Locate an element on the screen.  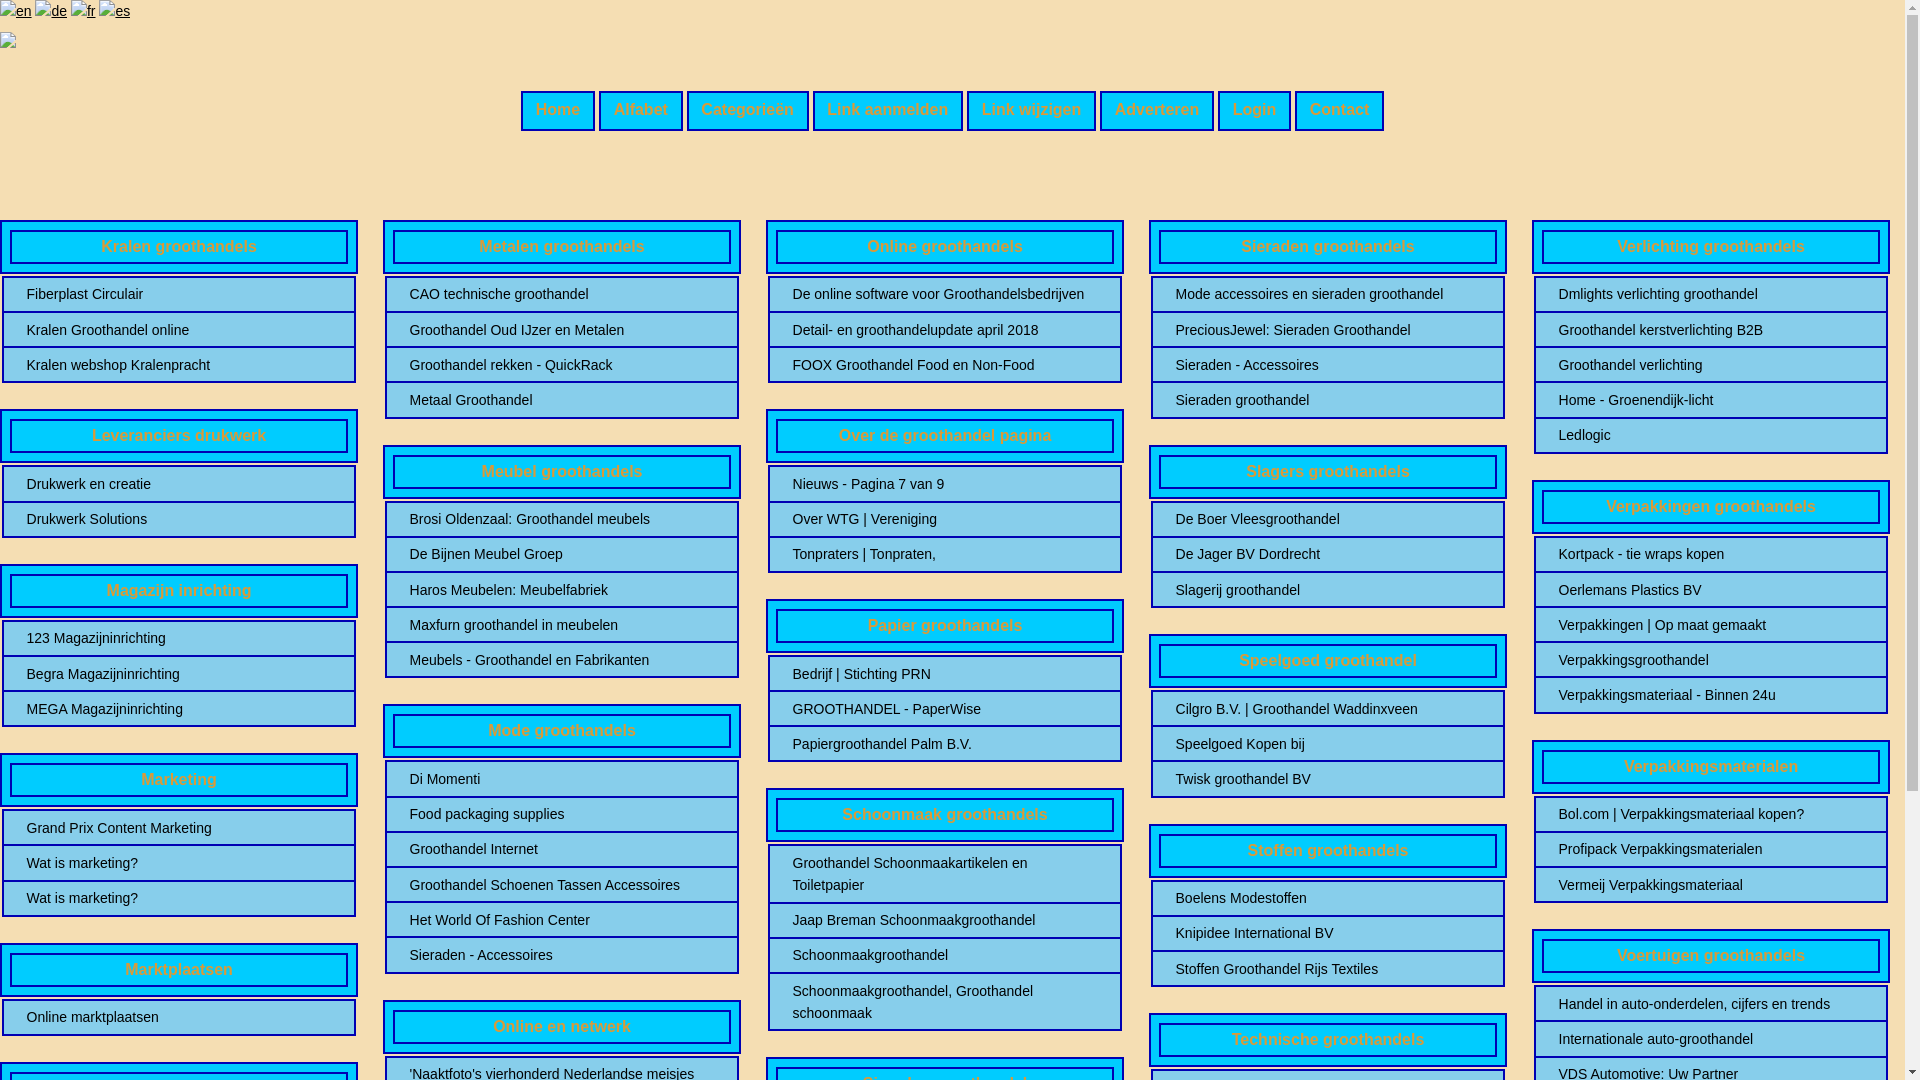
'Sieraden - Accessoires' is located at coordinates (1328, 365).